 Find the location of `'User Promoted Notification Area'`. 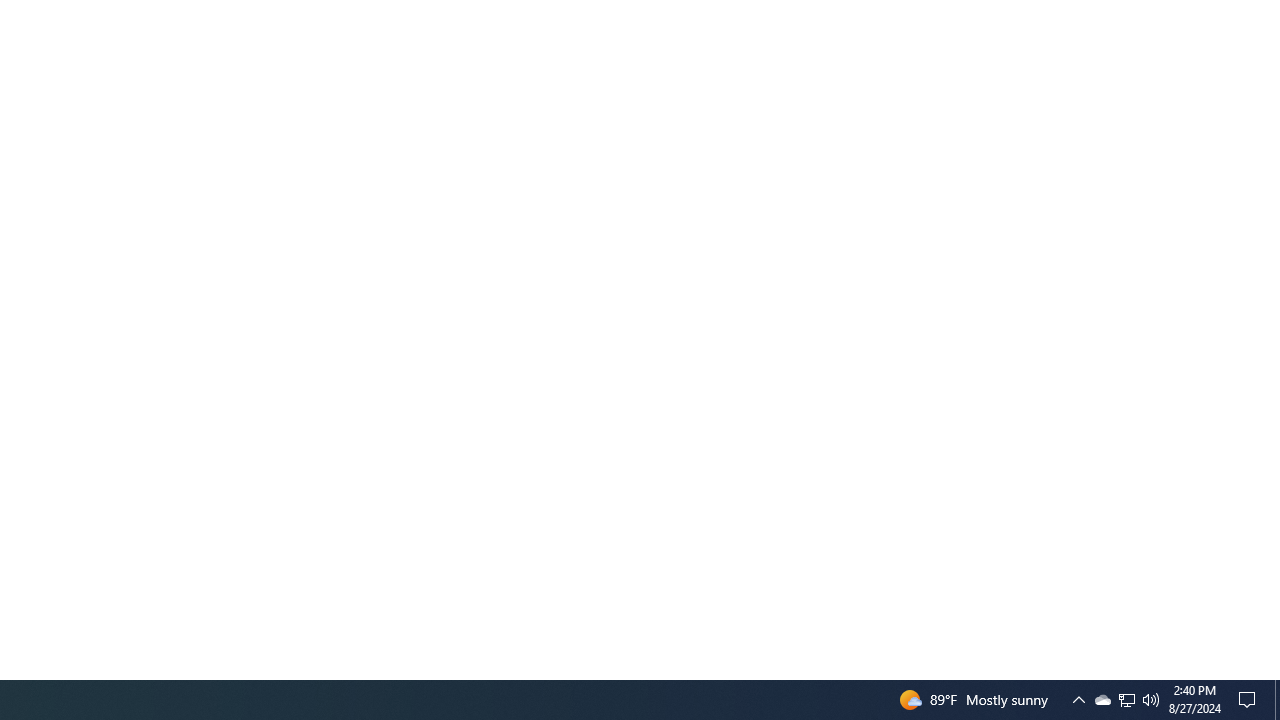

'User Promoted Notification Area' is located at coordinates (1078, 698).